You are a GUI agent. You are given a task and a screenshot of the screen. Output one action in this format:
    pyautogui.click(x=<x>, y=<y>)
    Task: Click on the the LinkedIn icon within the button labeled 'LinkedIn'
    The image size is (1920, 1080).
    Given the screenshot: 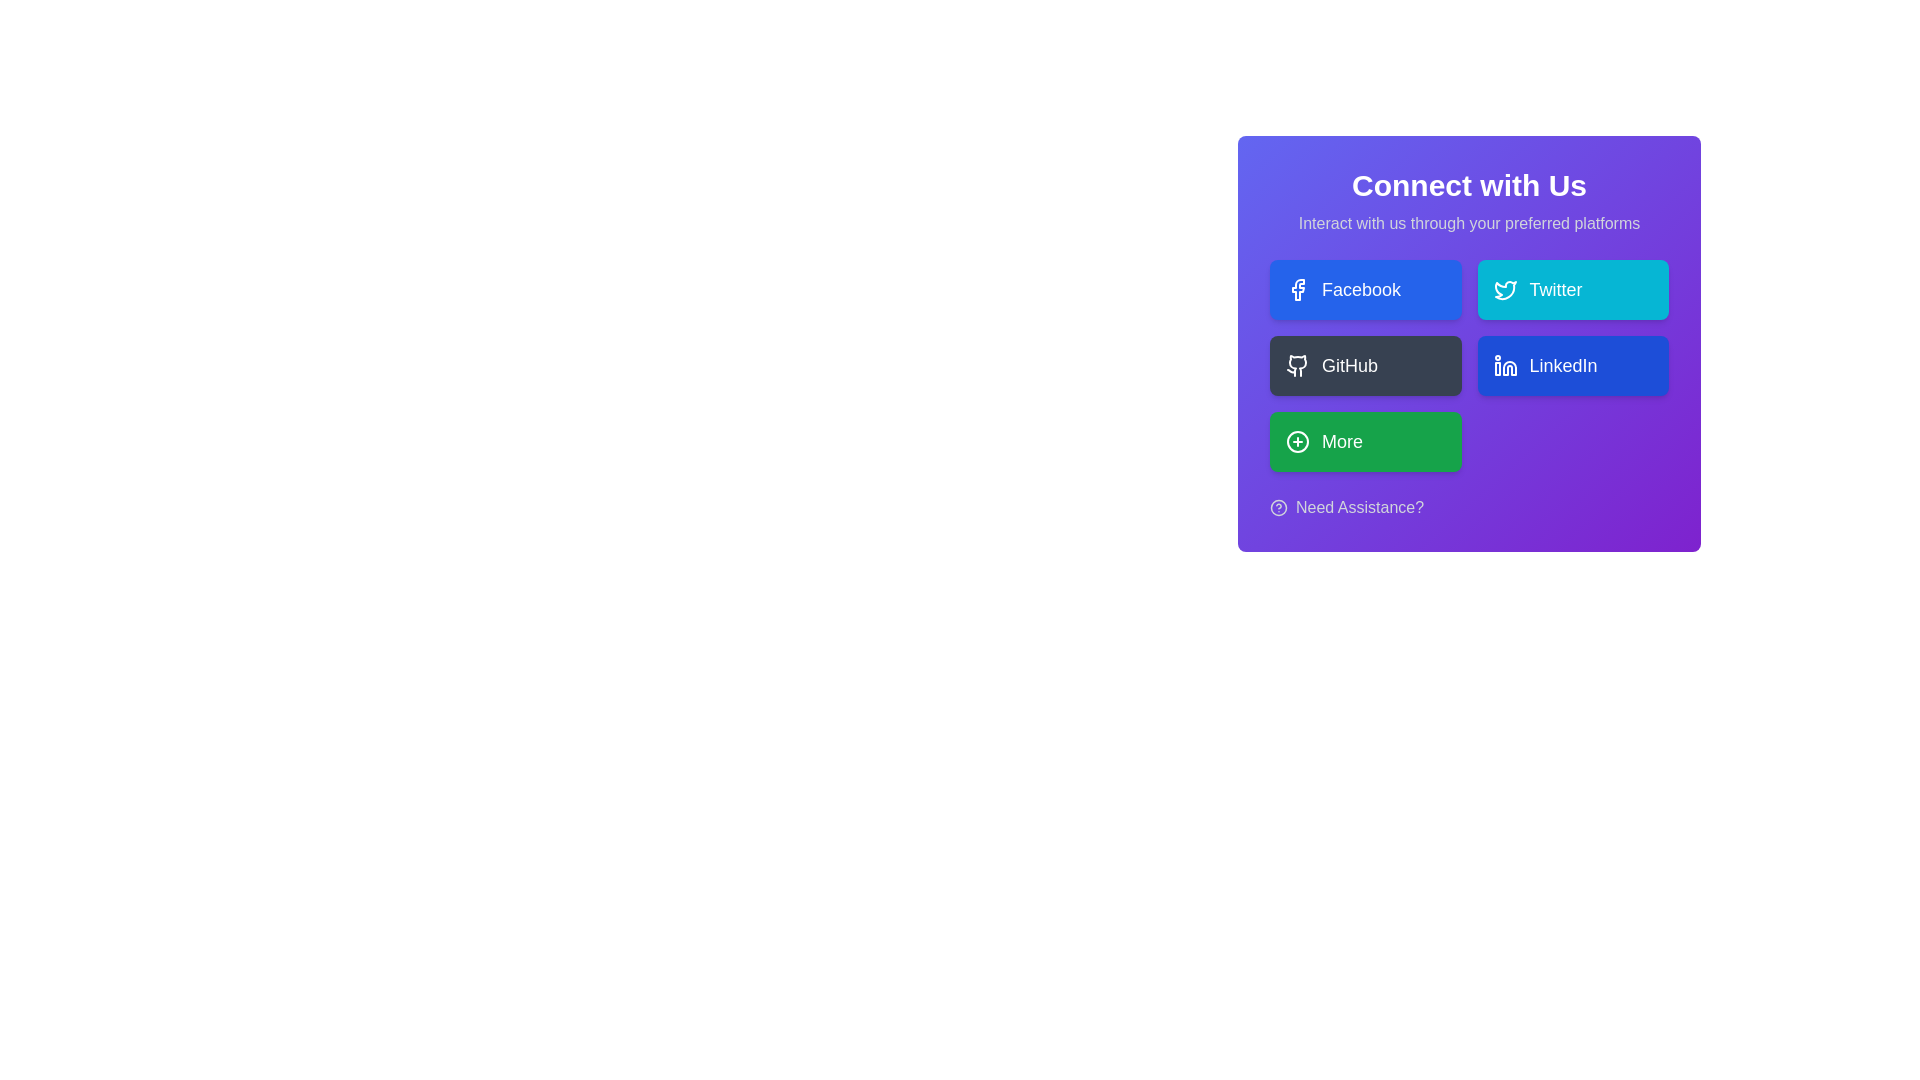 What is the action you would take?
    pyautogui.click(x=1505, y=366)
    